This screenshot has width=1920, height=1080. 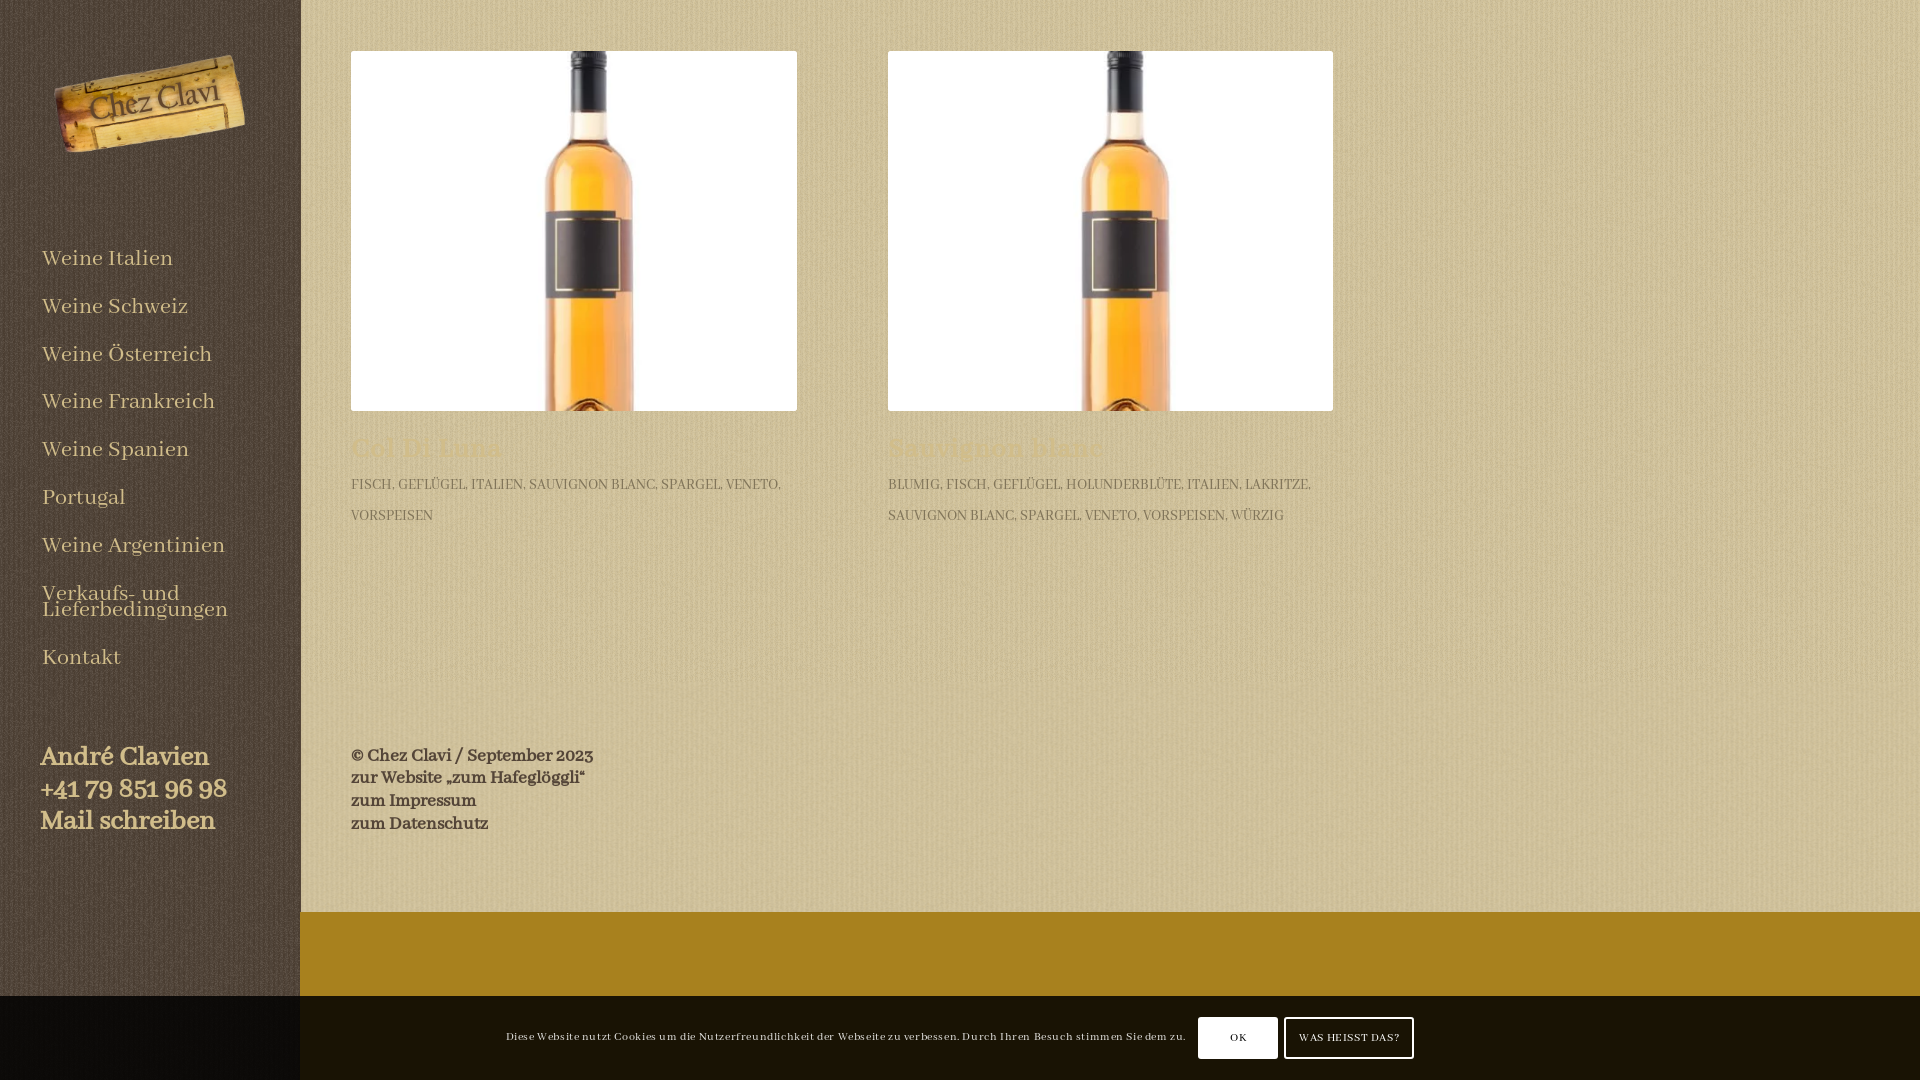 I want to click on 'VENETO', so click(x=751, y=485).